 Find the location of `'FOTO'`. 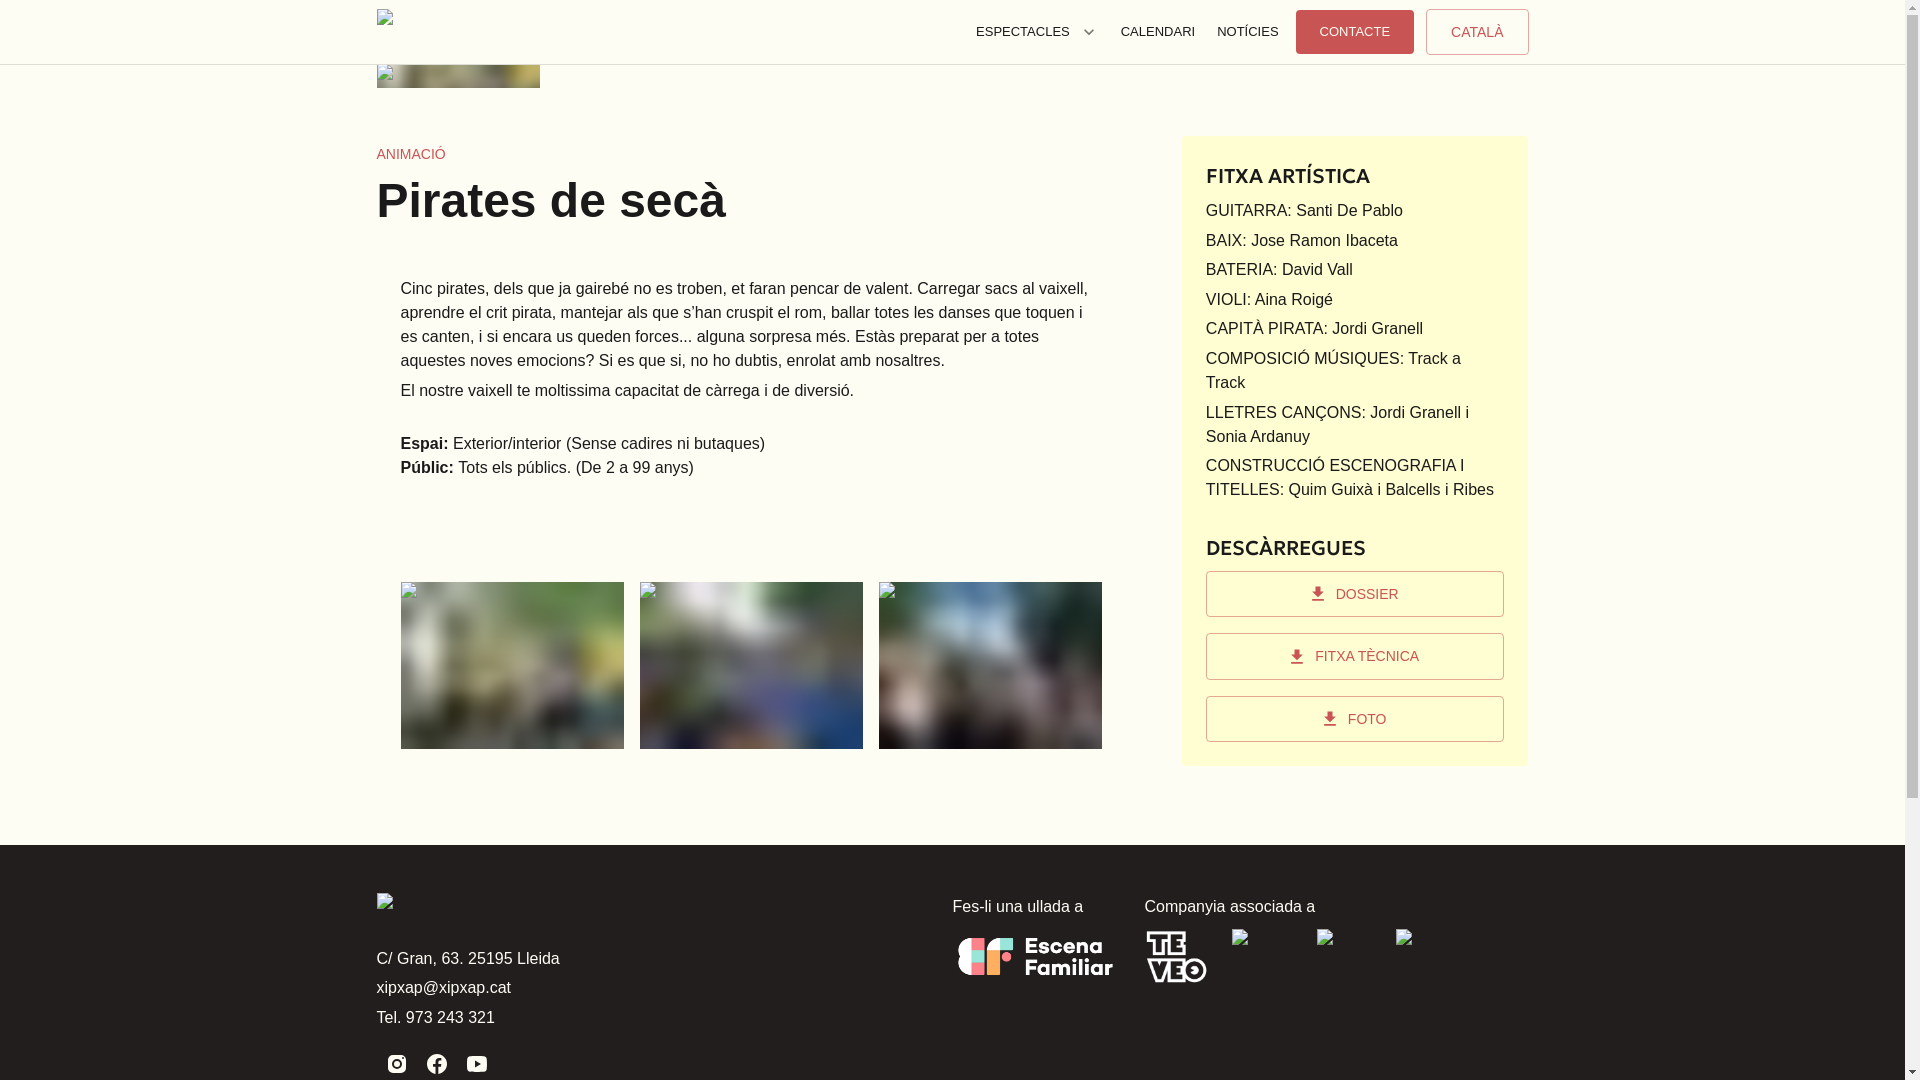

'FOTO' is located at coordinates (1355, 718).